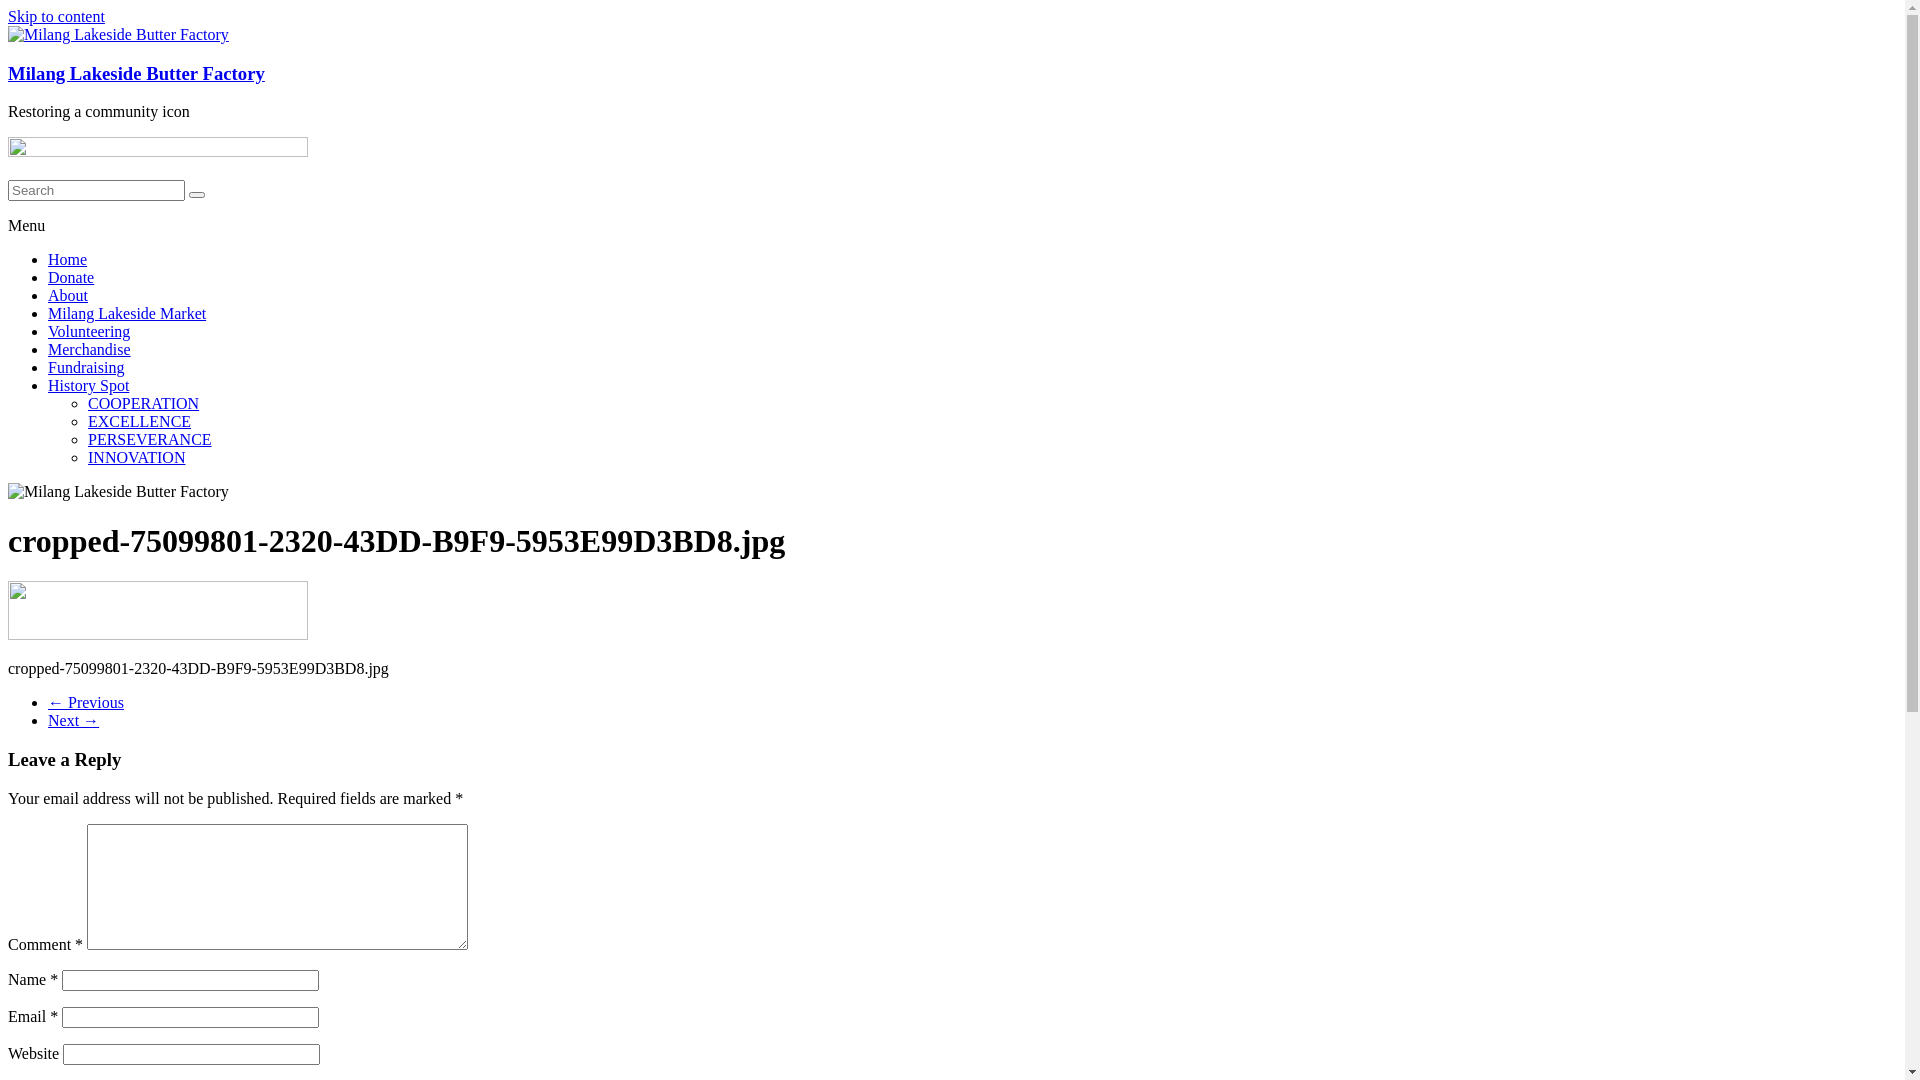 The height and width of the screenshot is (1080, 1920). What do you see at coordinates (86, 420) in the screenshot?
I see `'EXCELLENCE'` at bounding box center [86, 420].